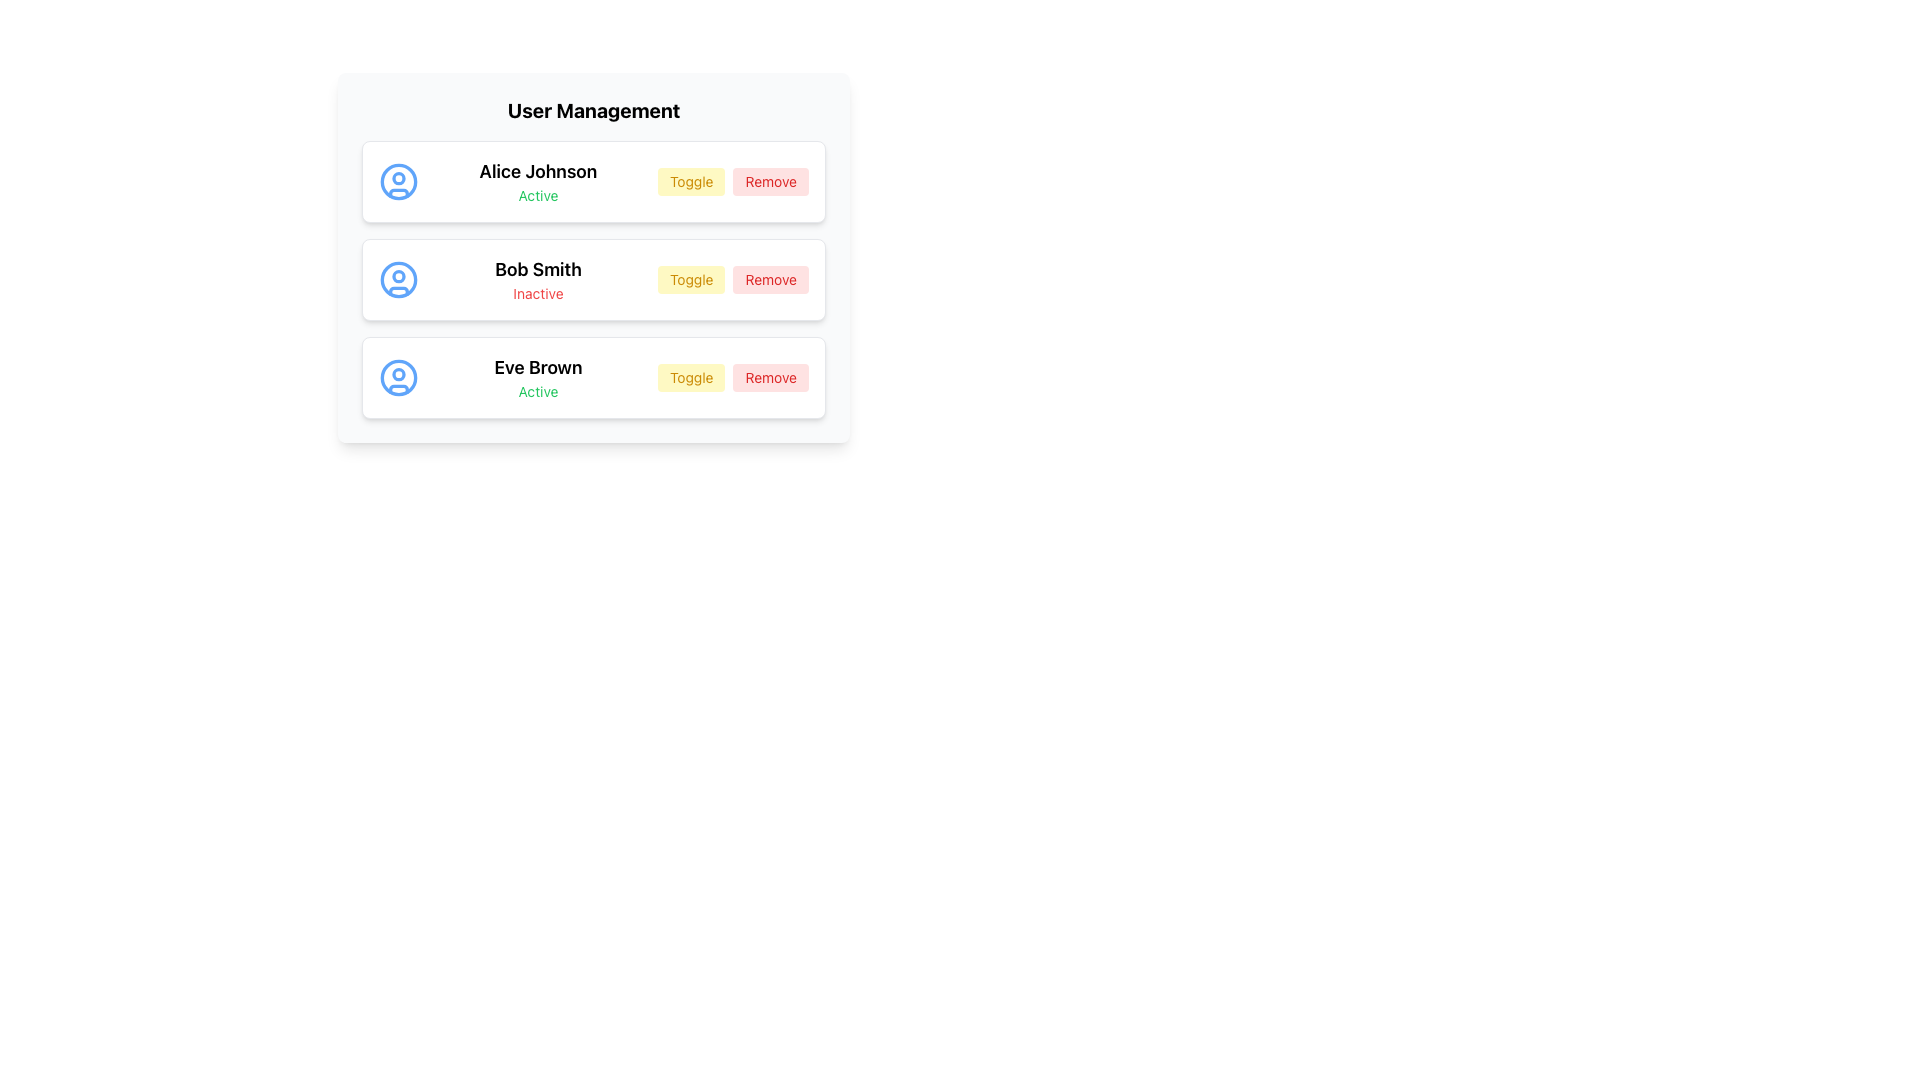 This screenshot has height=1080, width=1920. What do you see at coordinates (538, 293) in the screenshot?
I see `the static text element displaying 'Inactive', which is located below the 'Bob Smith' text and adjacent to the 'Toggle' and 'Remove' buttons` at bounding box center [538, 293].